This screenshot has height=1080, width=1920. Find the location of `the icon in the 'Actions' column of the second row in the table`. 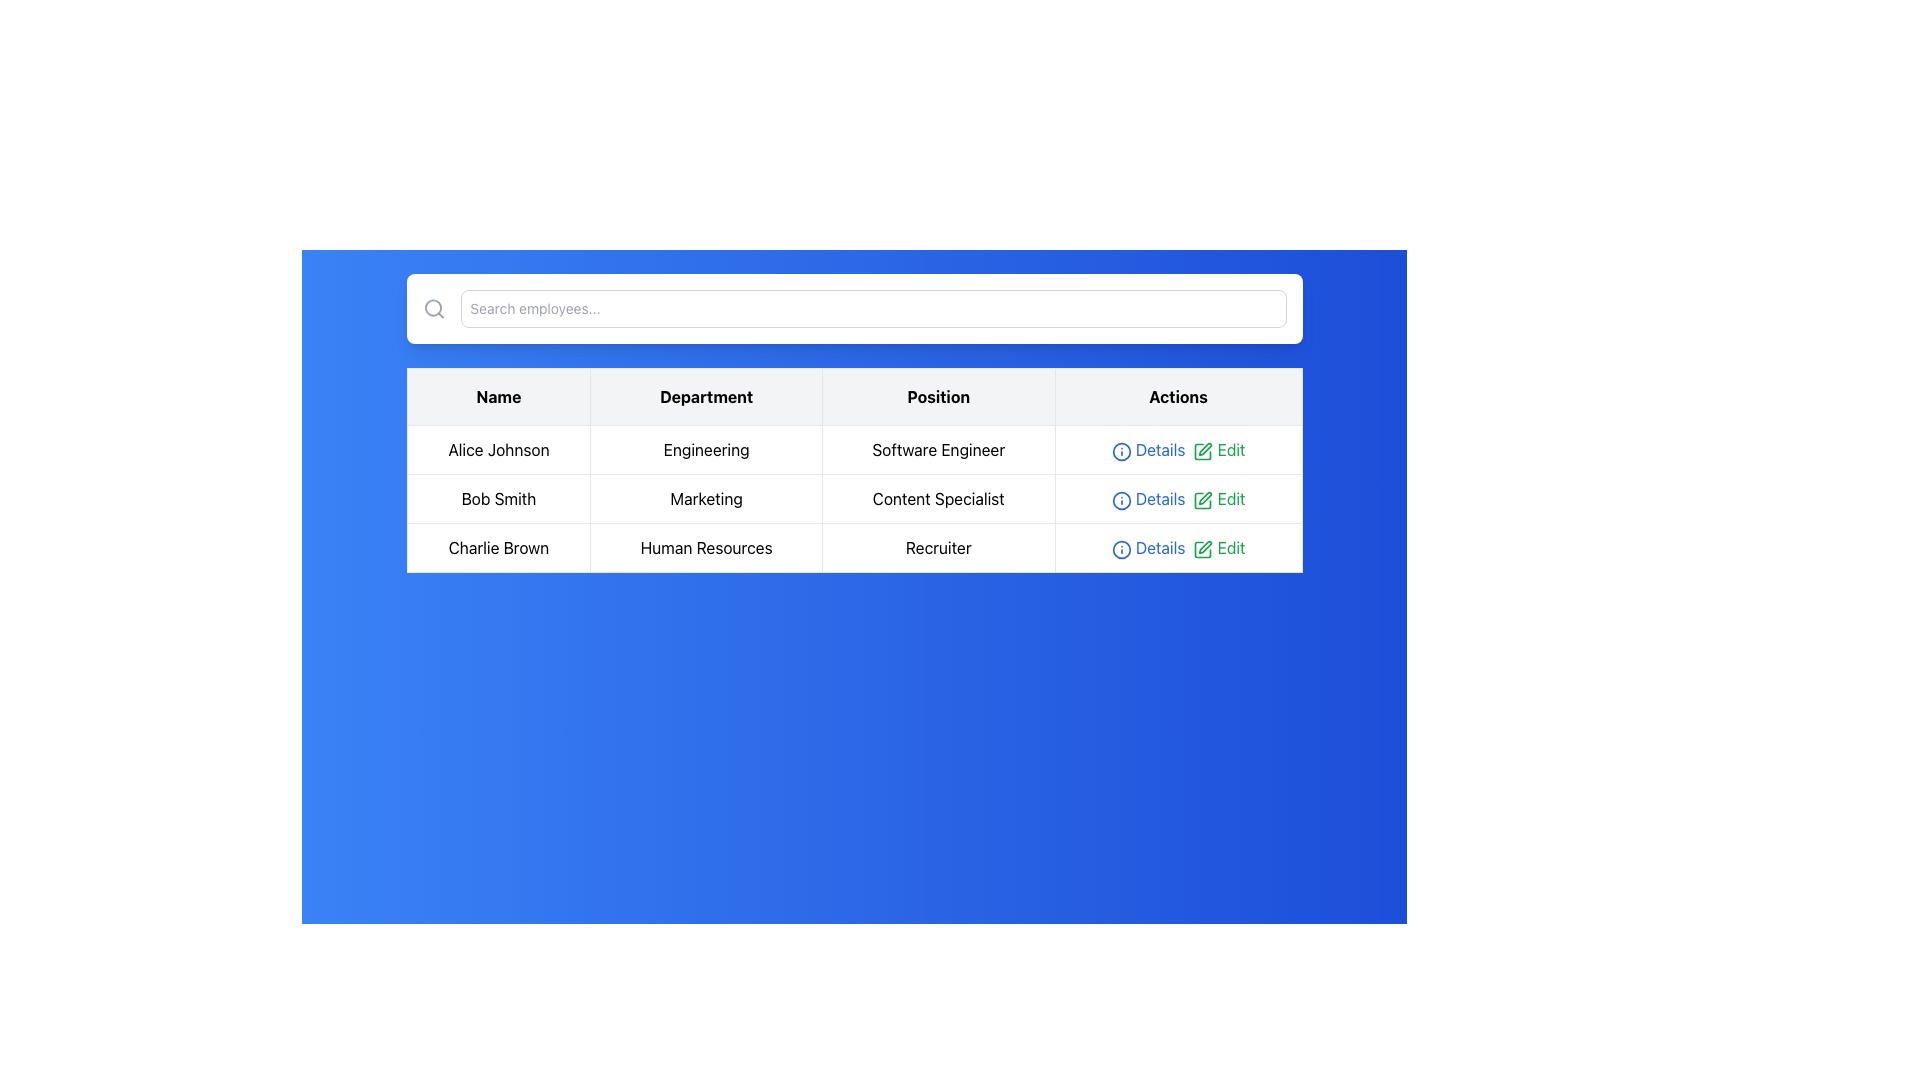

the icon in the 'Actions' column of the second row in the table is located at coordinates (1121, 499).